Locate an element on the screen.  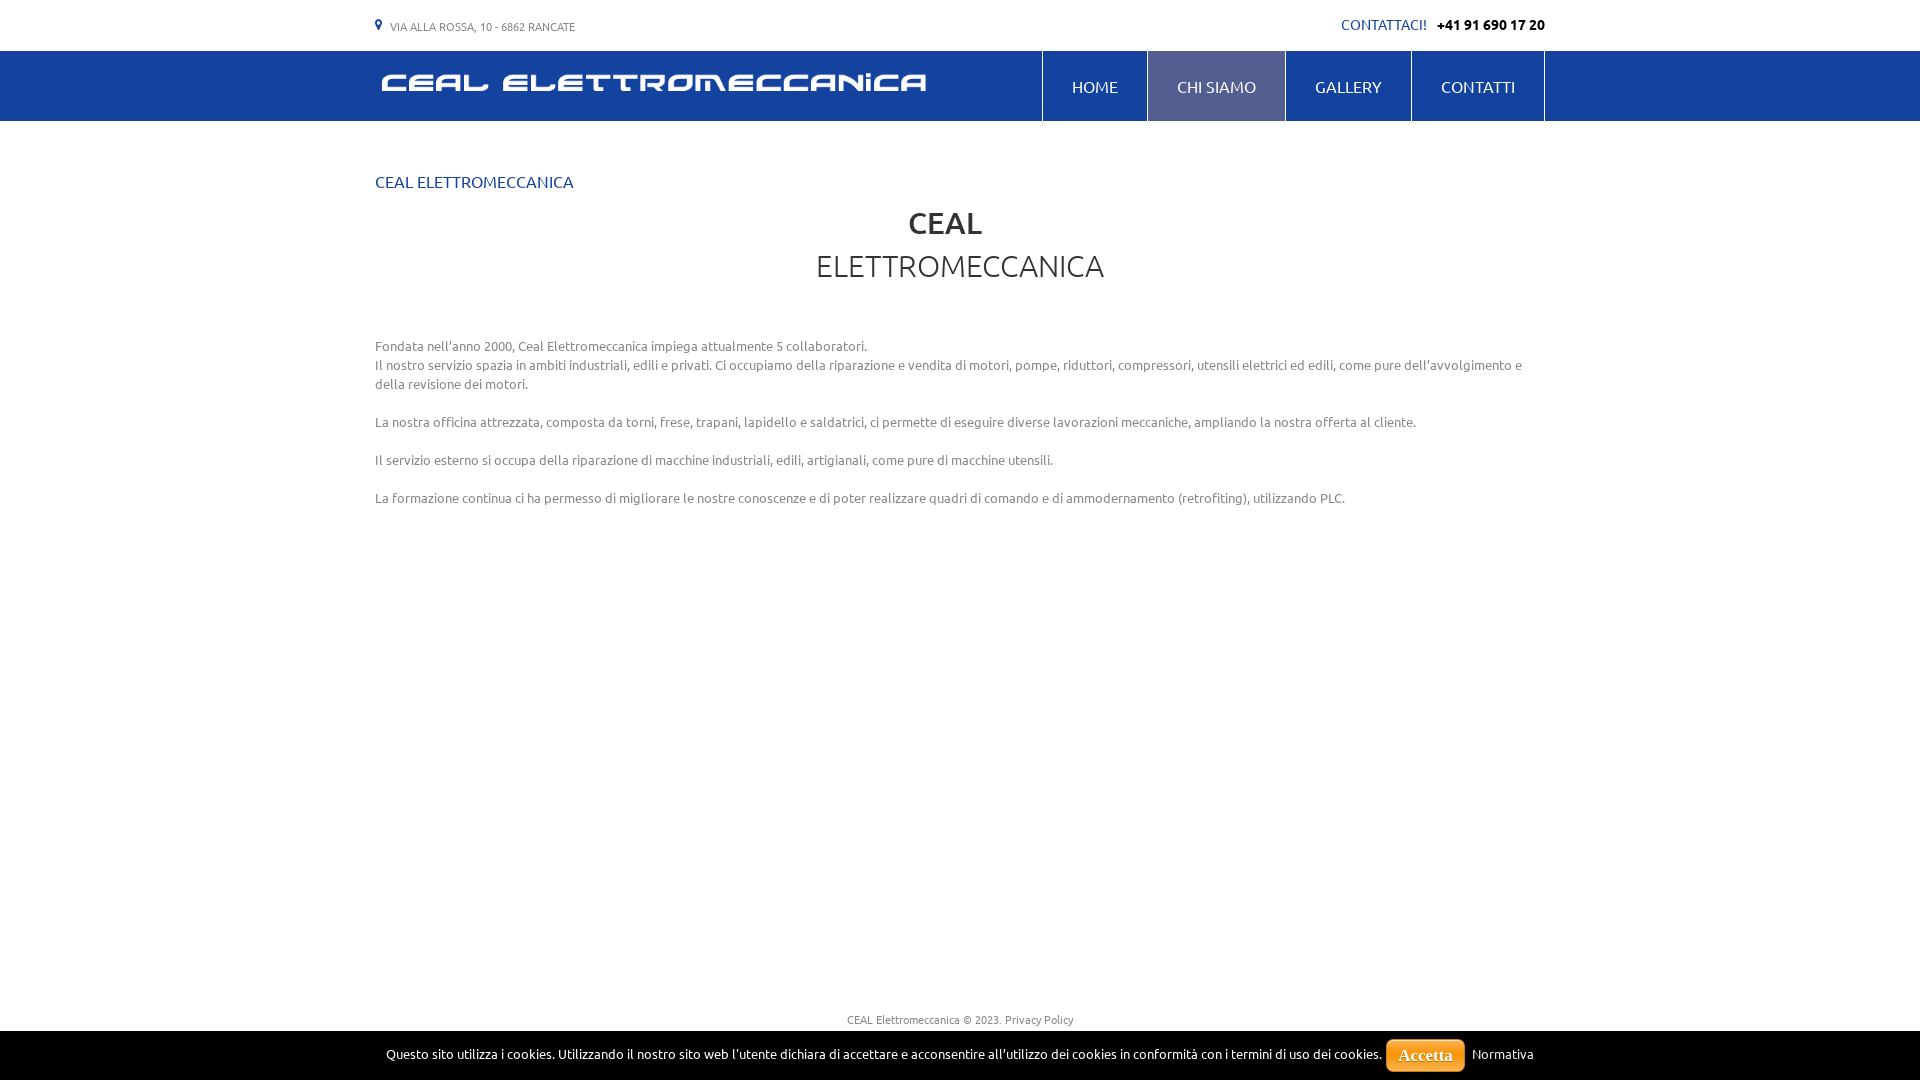
'Normativa' is located at coordinates (1502, 1052).